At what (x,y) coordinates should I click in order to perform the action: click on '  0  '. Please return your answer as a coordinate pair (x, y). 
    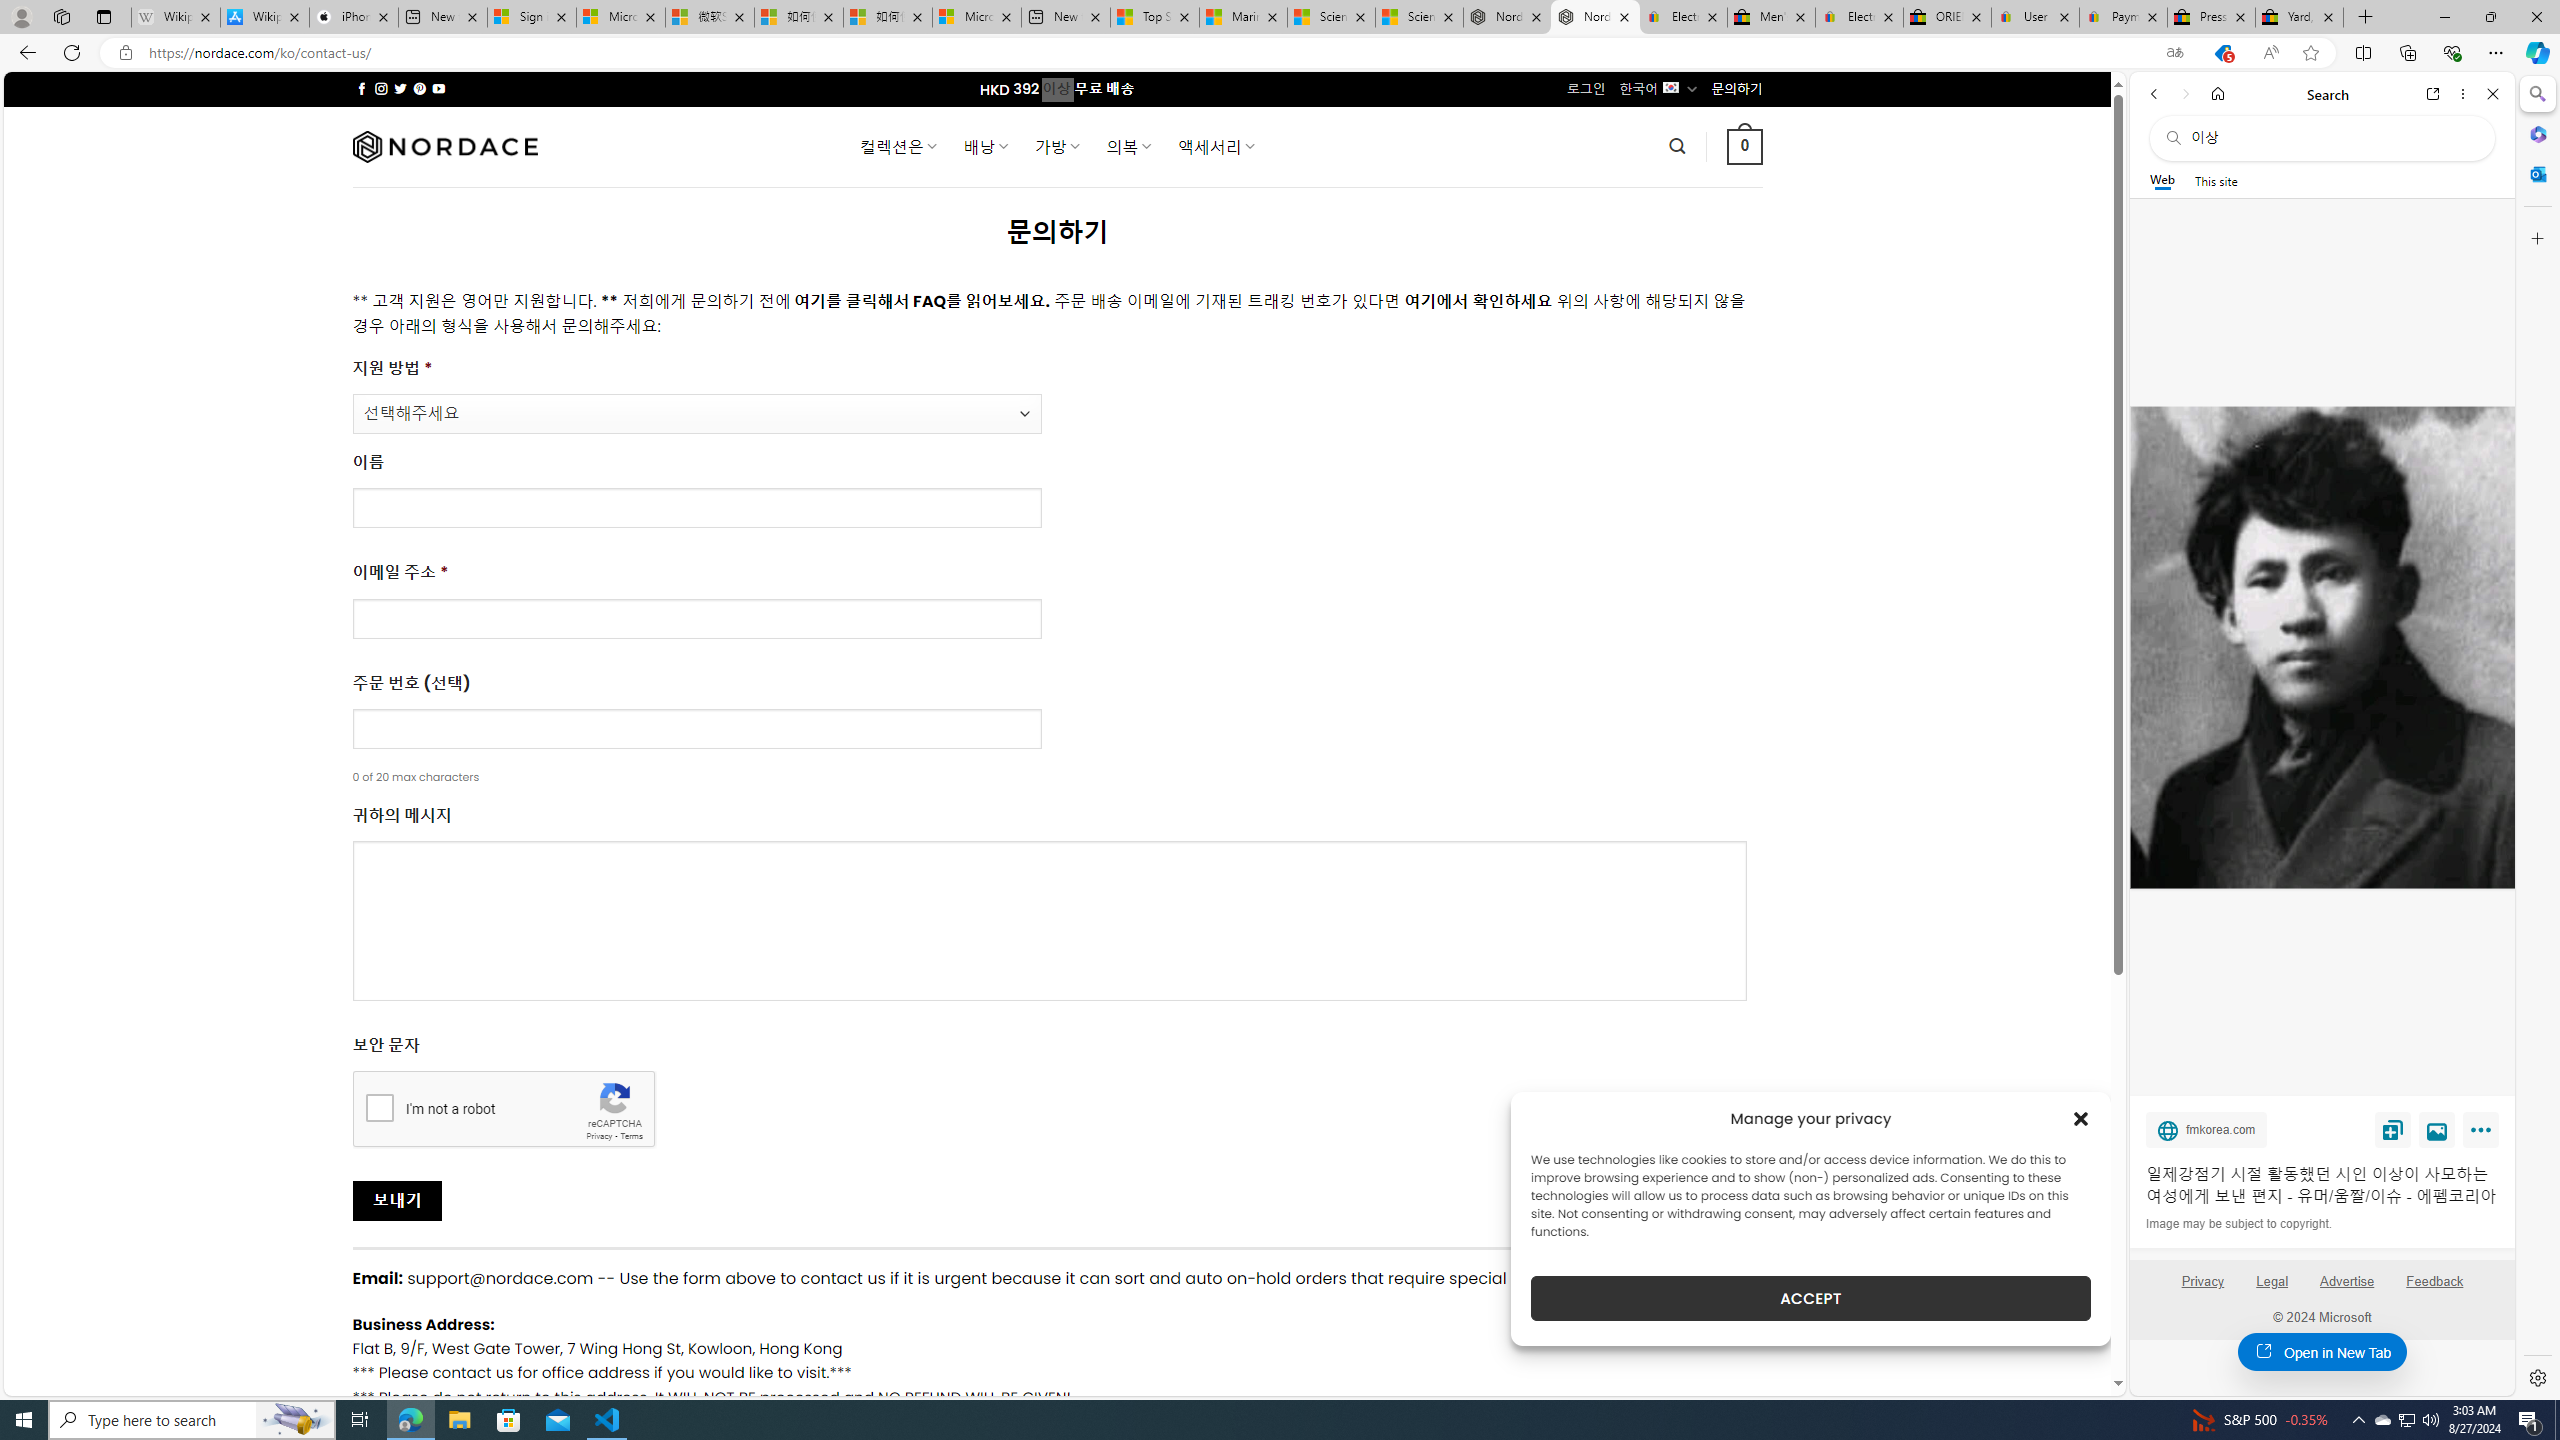
    Looking at the image, I should click on (1744, 145).